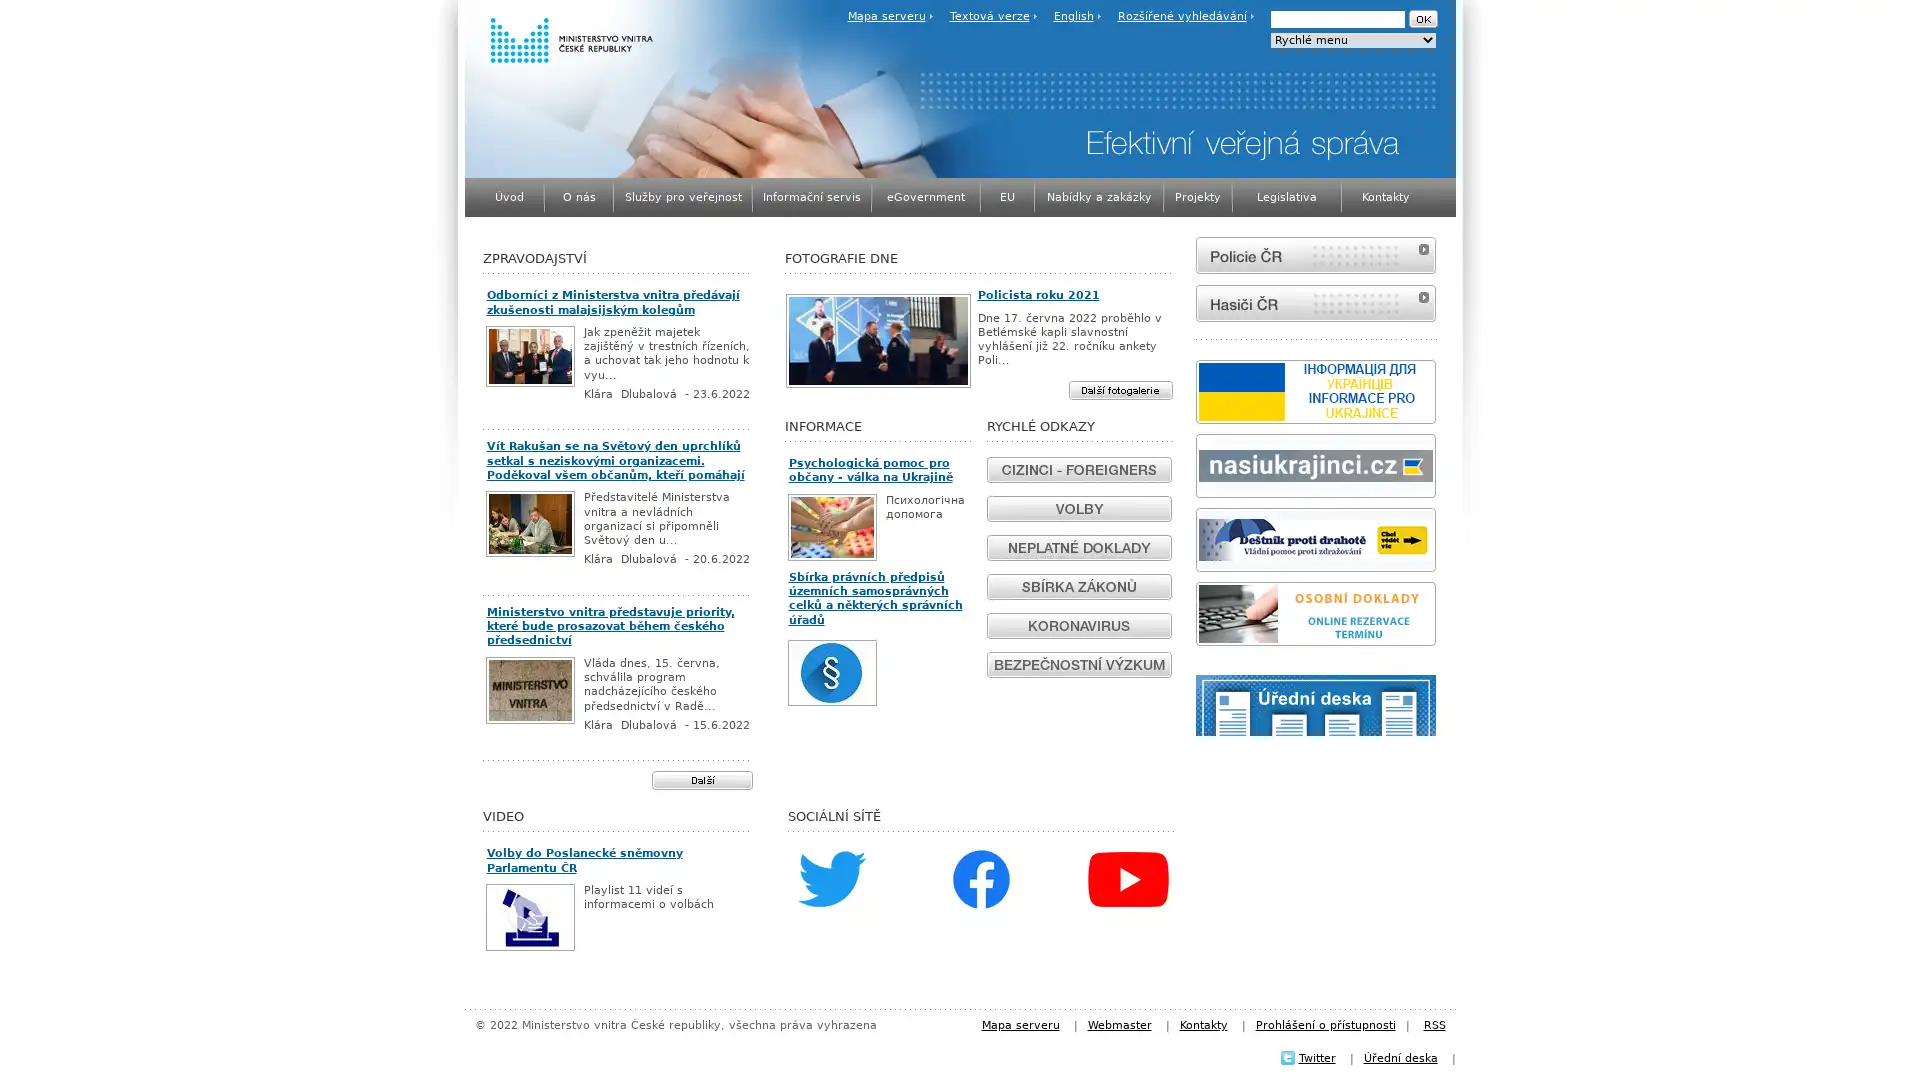 The height and width of the screenshot is (1080, 1920). Describe the element at coordinates (1421, 19) in the screenshot. I see `ok` at that location.